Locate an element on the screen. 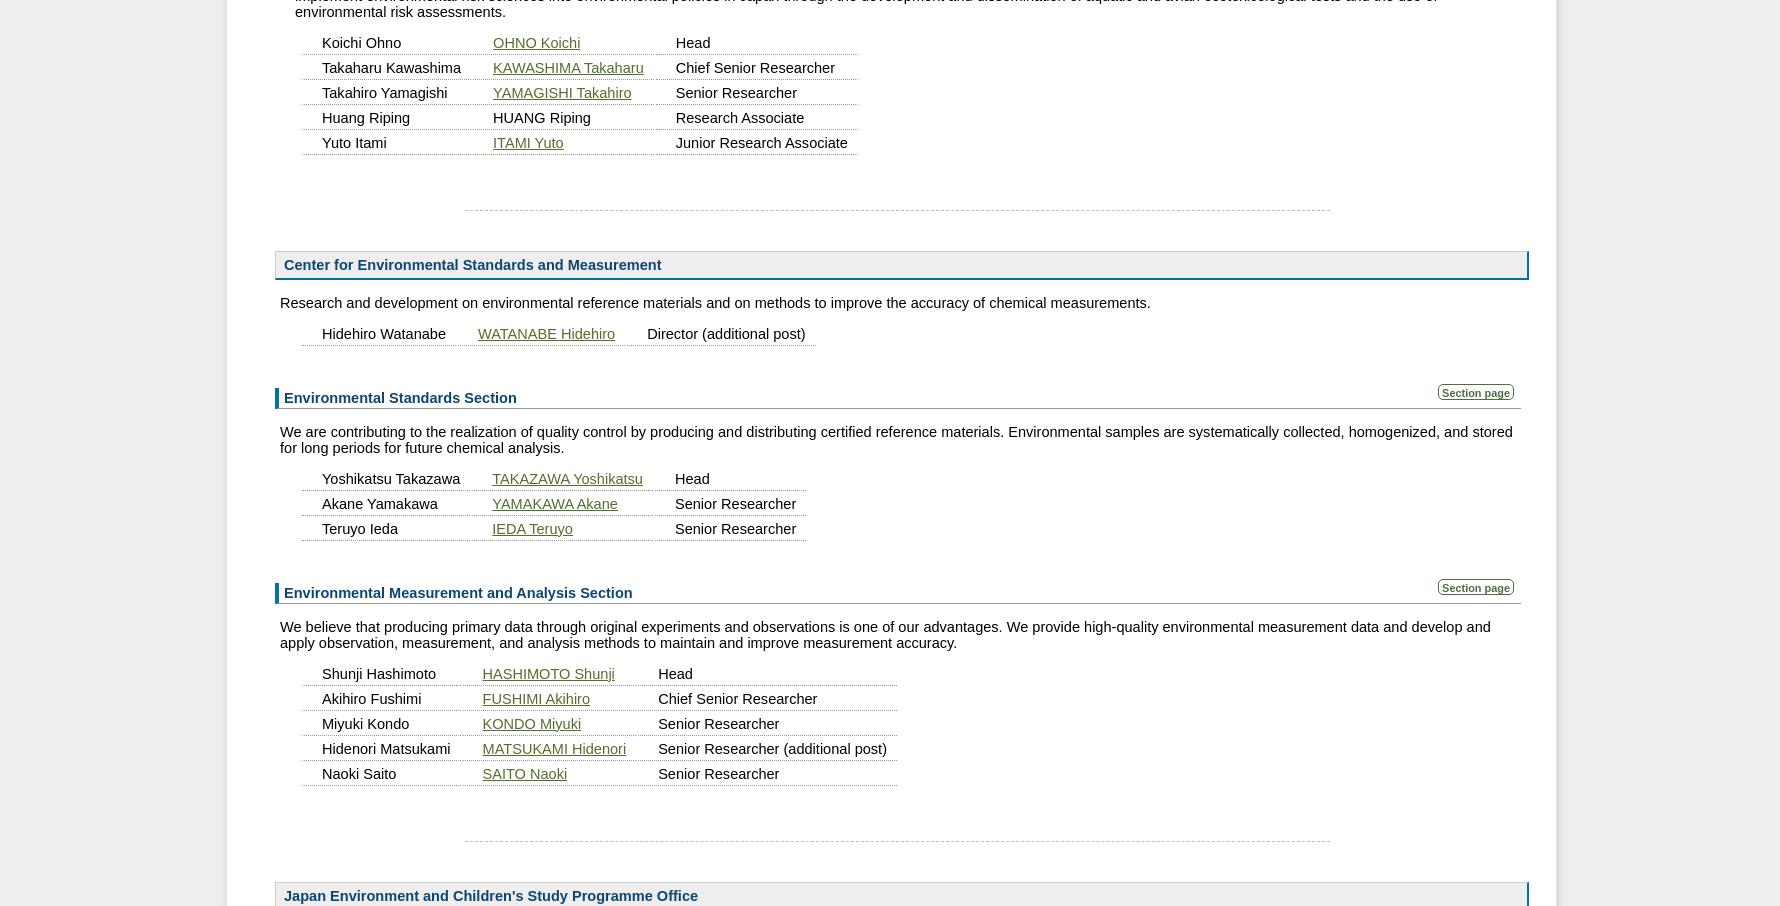  'Research and development on environmental reference materials and on methods to improve the accuracy of chemical measurements.' is located at coordinates (714, 300).